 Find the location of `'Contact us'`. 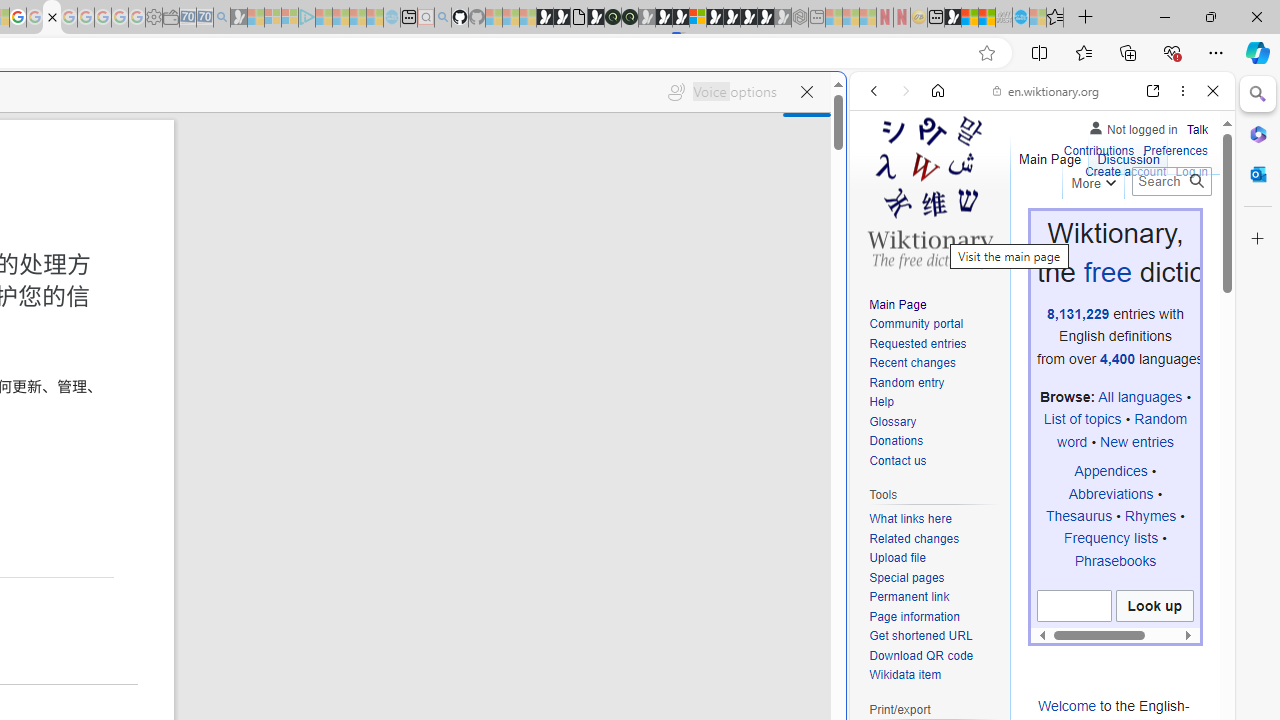

'Contact us' is located at coordinates (896, 460).